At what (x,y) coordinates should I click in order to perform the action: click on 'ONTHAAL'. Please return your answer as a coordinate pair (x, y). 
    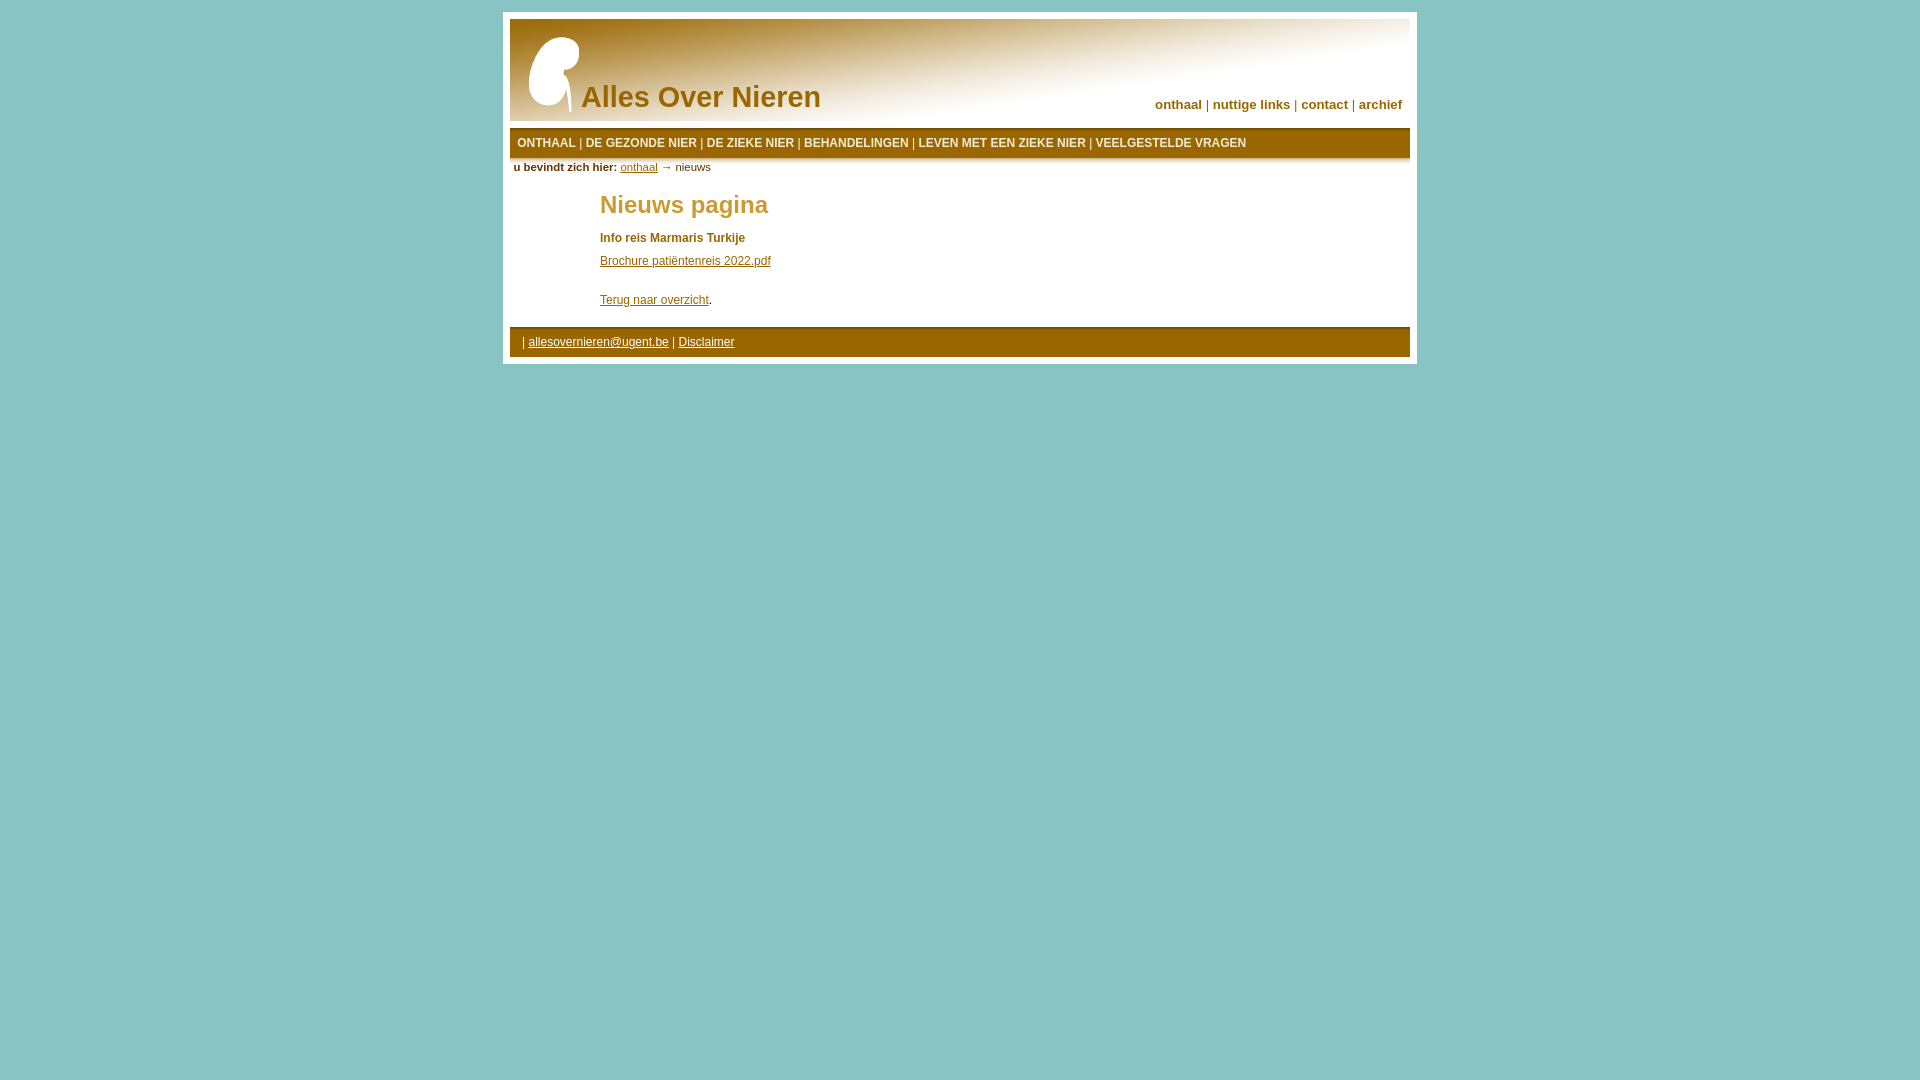
    Looking at the image, I should click on (546, 142).